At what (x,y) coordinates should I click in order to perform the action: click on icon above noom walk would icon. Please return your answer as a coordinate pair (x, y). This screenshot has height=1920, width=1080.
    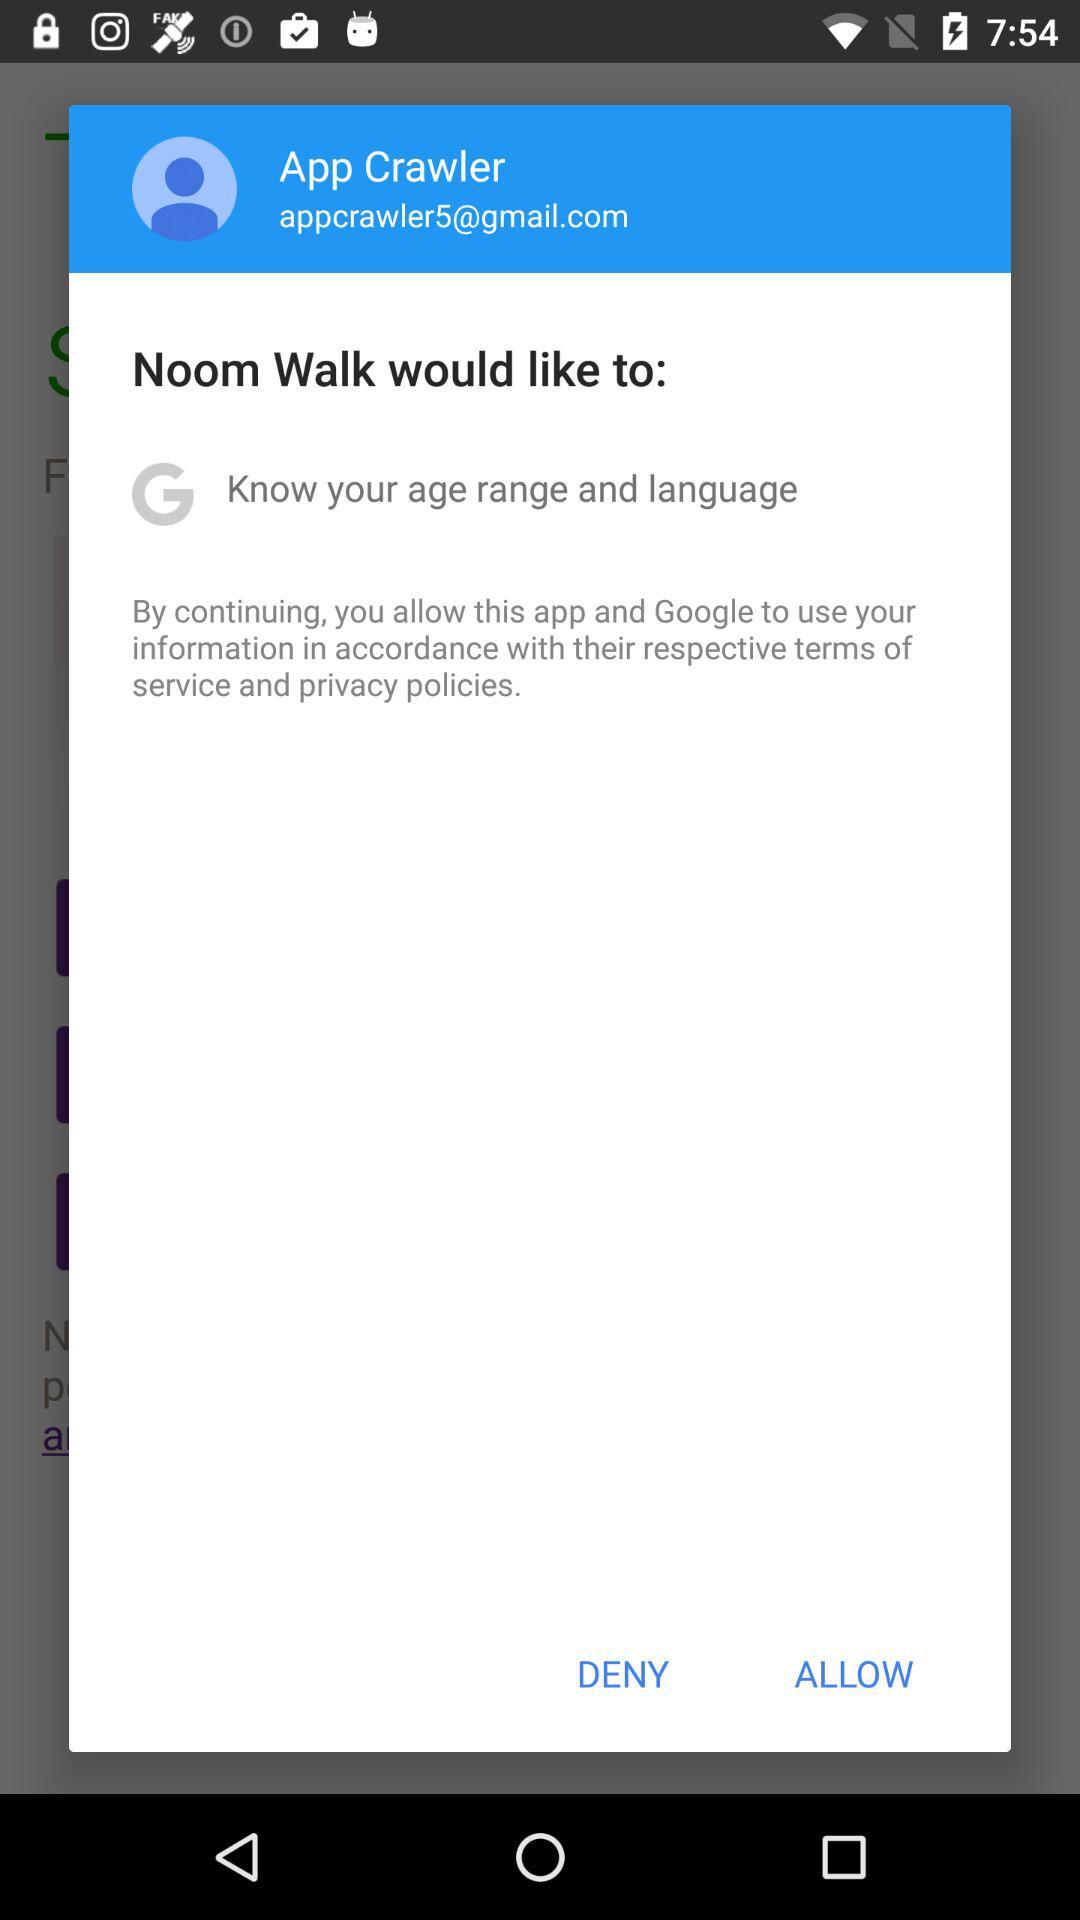
    Looking at the image, I should click on (454, 214).